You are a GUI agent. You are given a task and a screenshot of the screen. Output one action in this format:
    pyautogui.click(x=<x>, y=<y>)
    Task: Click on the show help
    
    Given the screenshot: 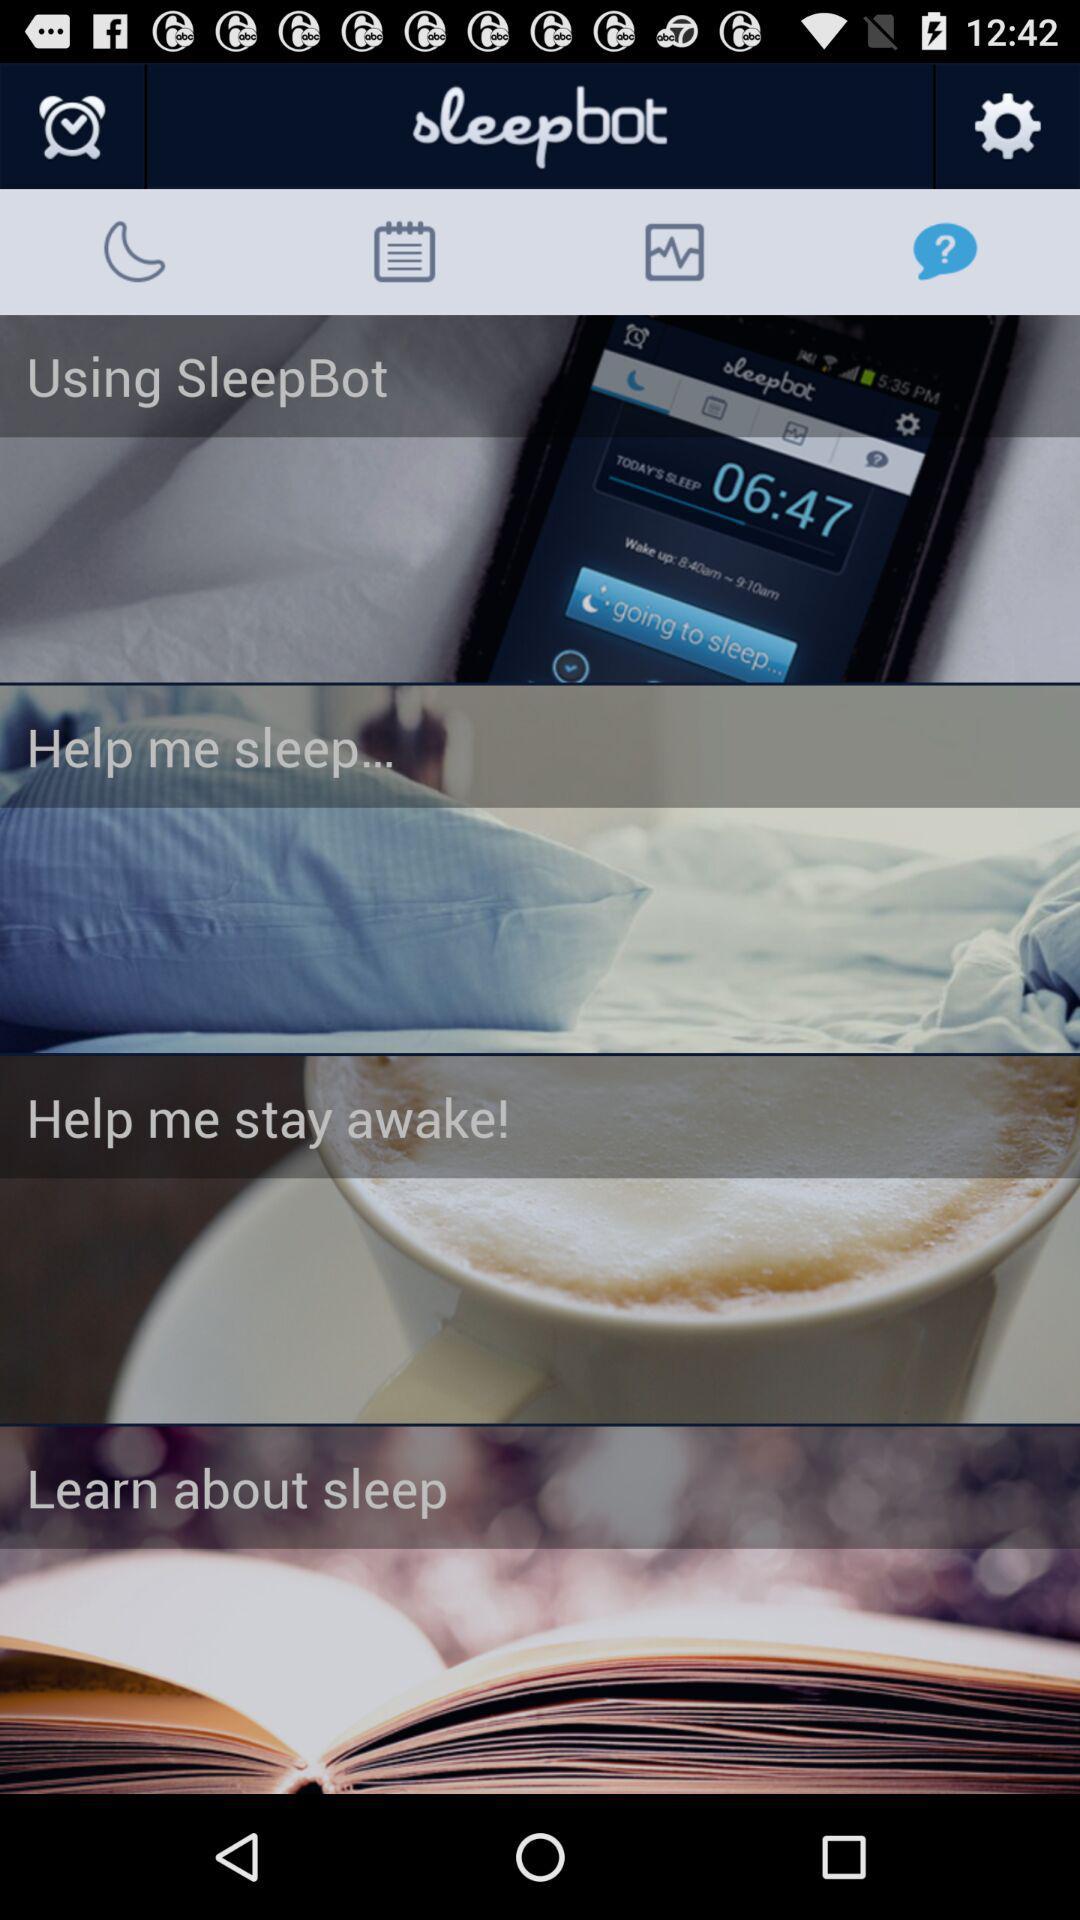 What is the action you would take?
    pyautogui.click(x=540, y=498)
    